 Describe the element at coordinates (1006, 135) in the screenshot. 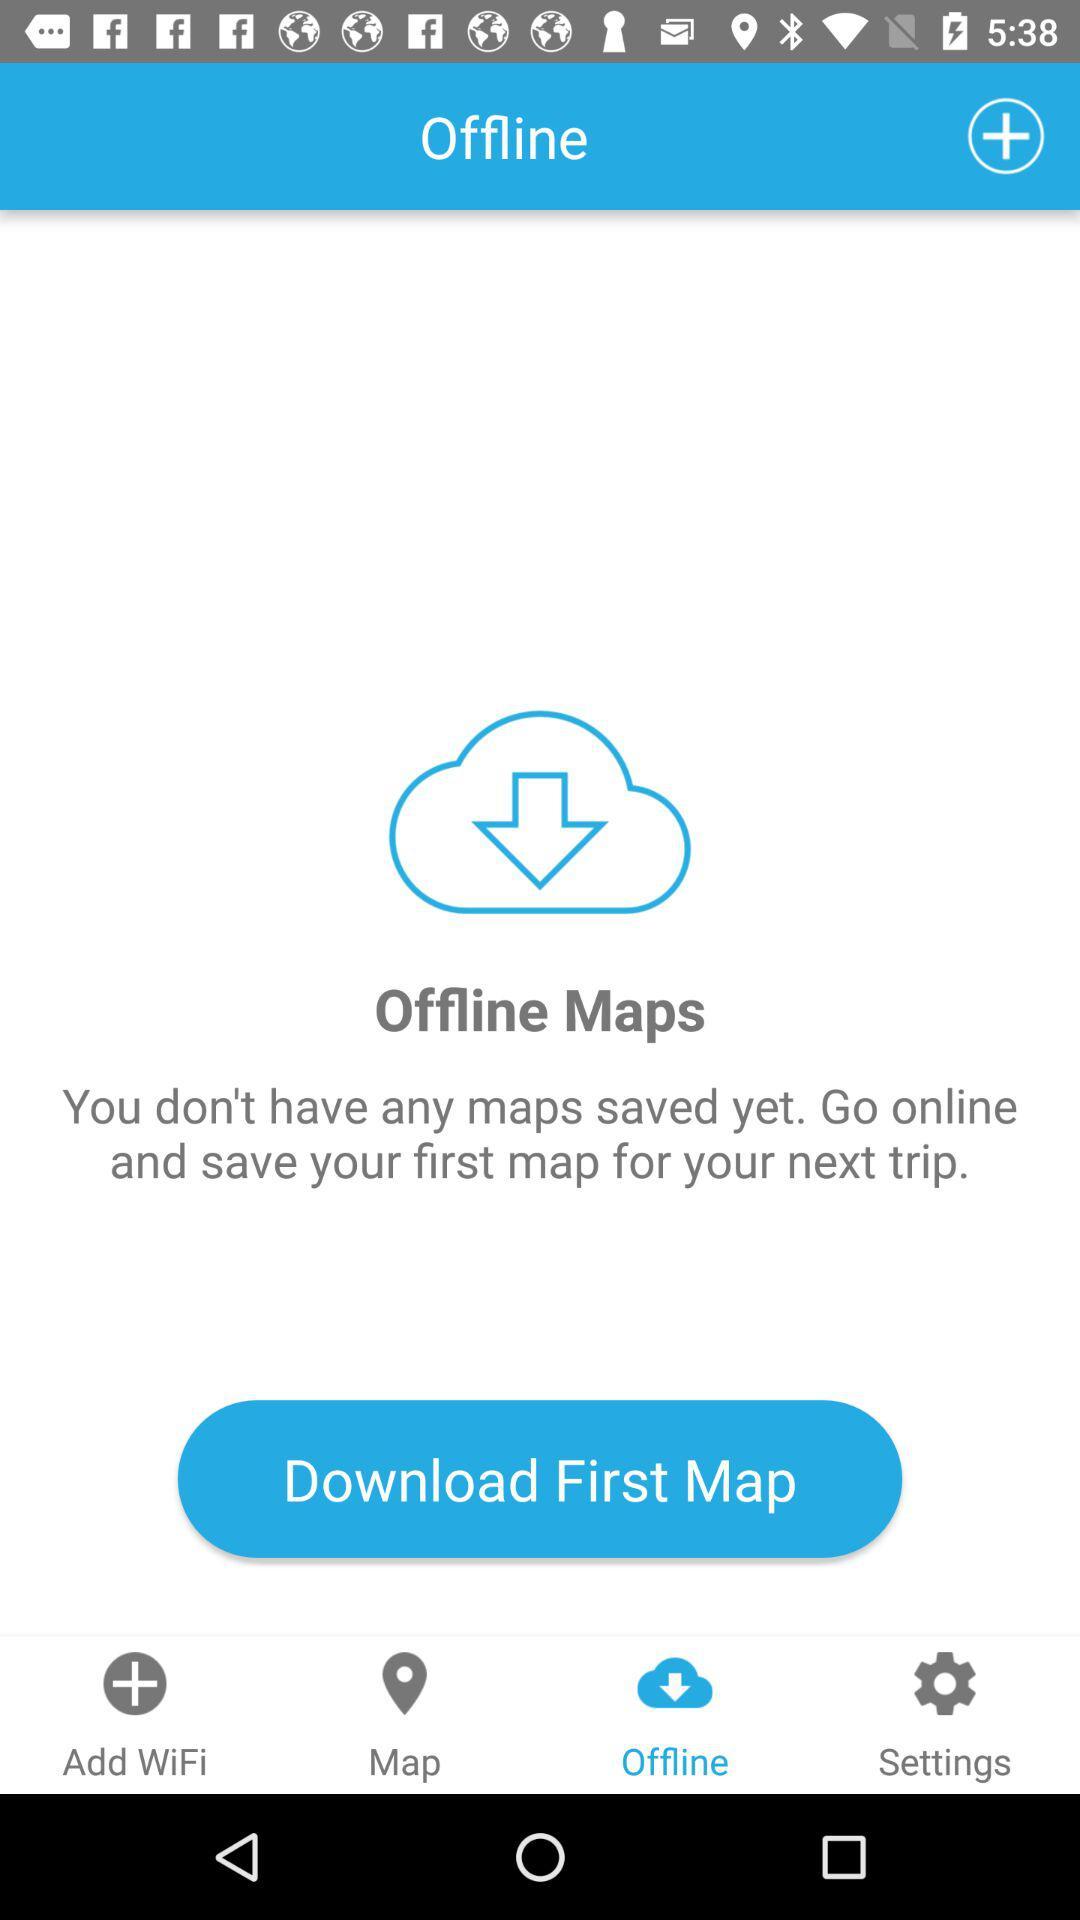

I see `new tap` at that location.